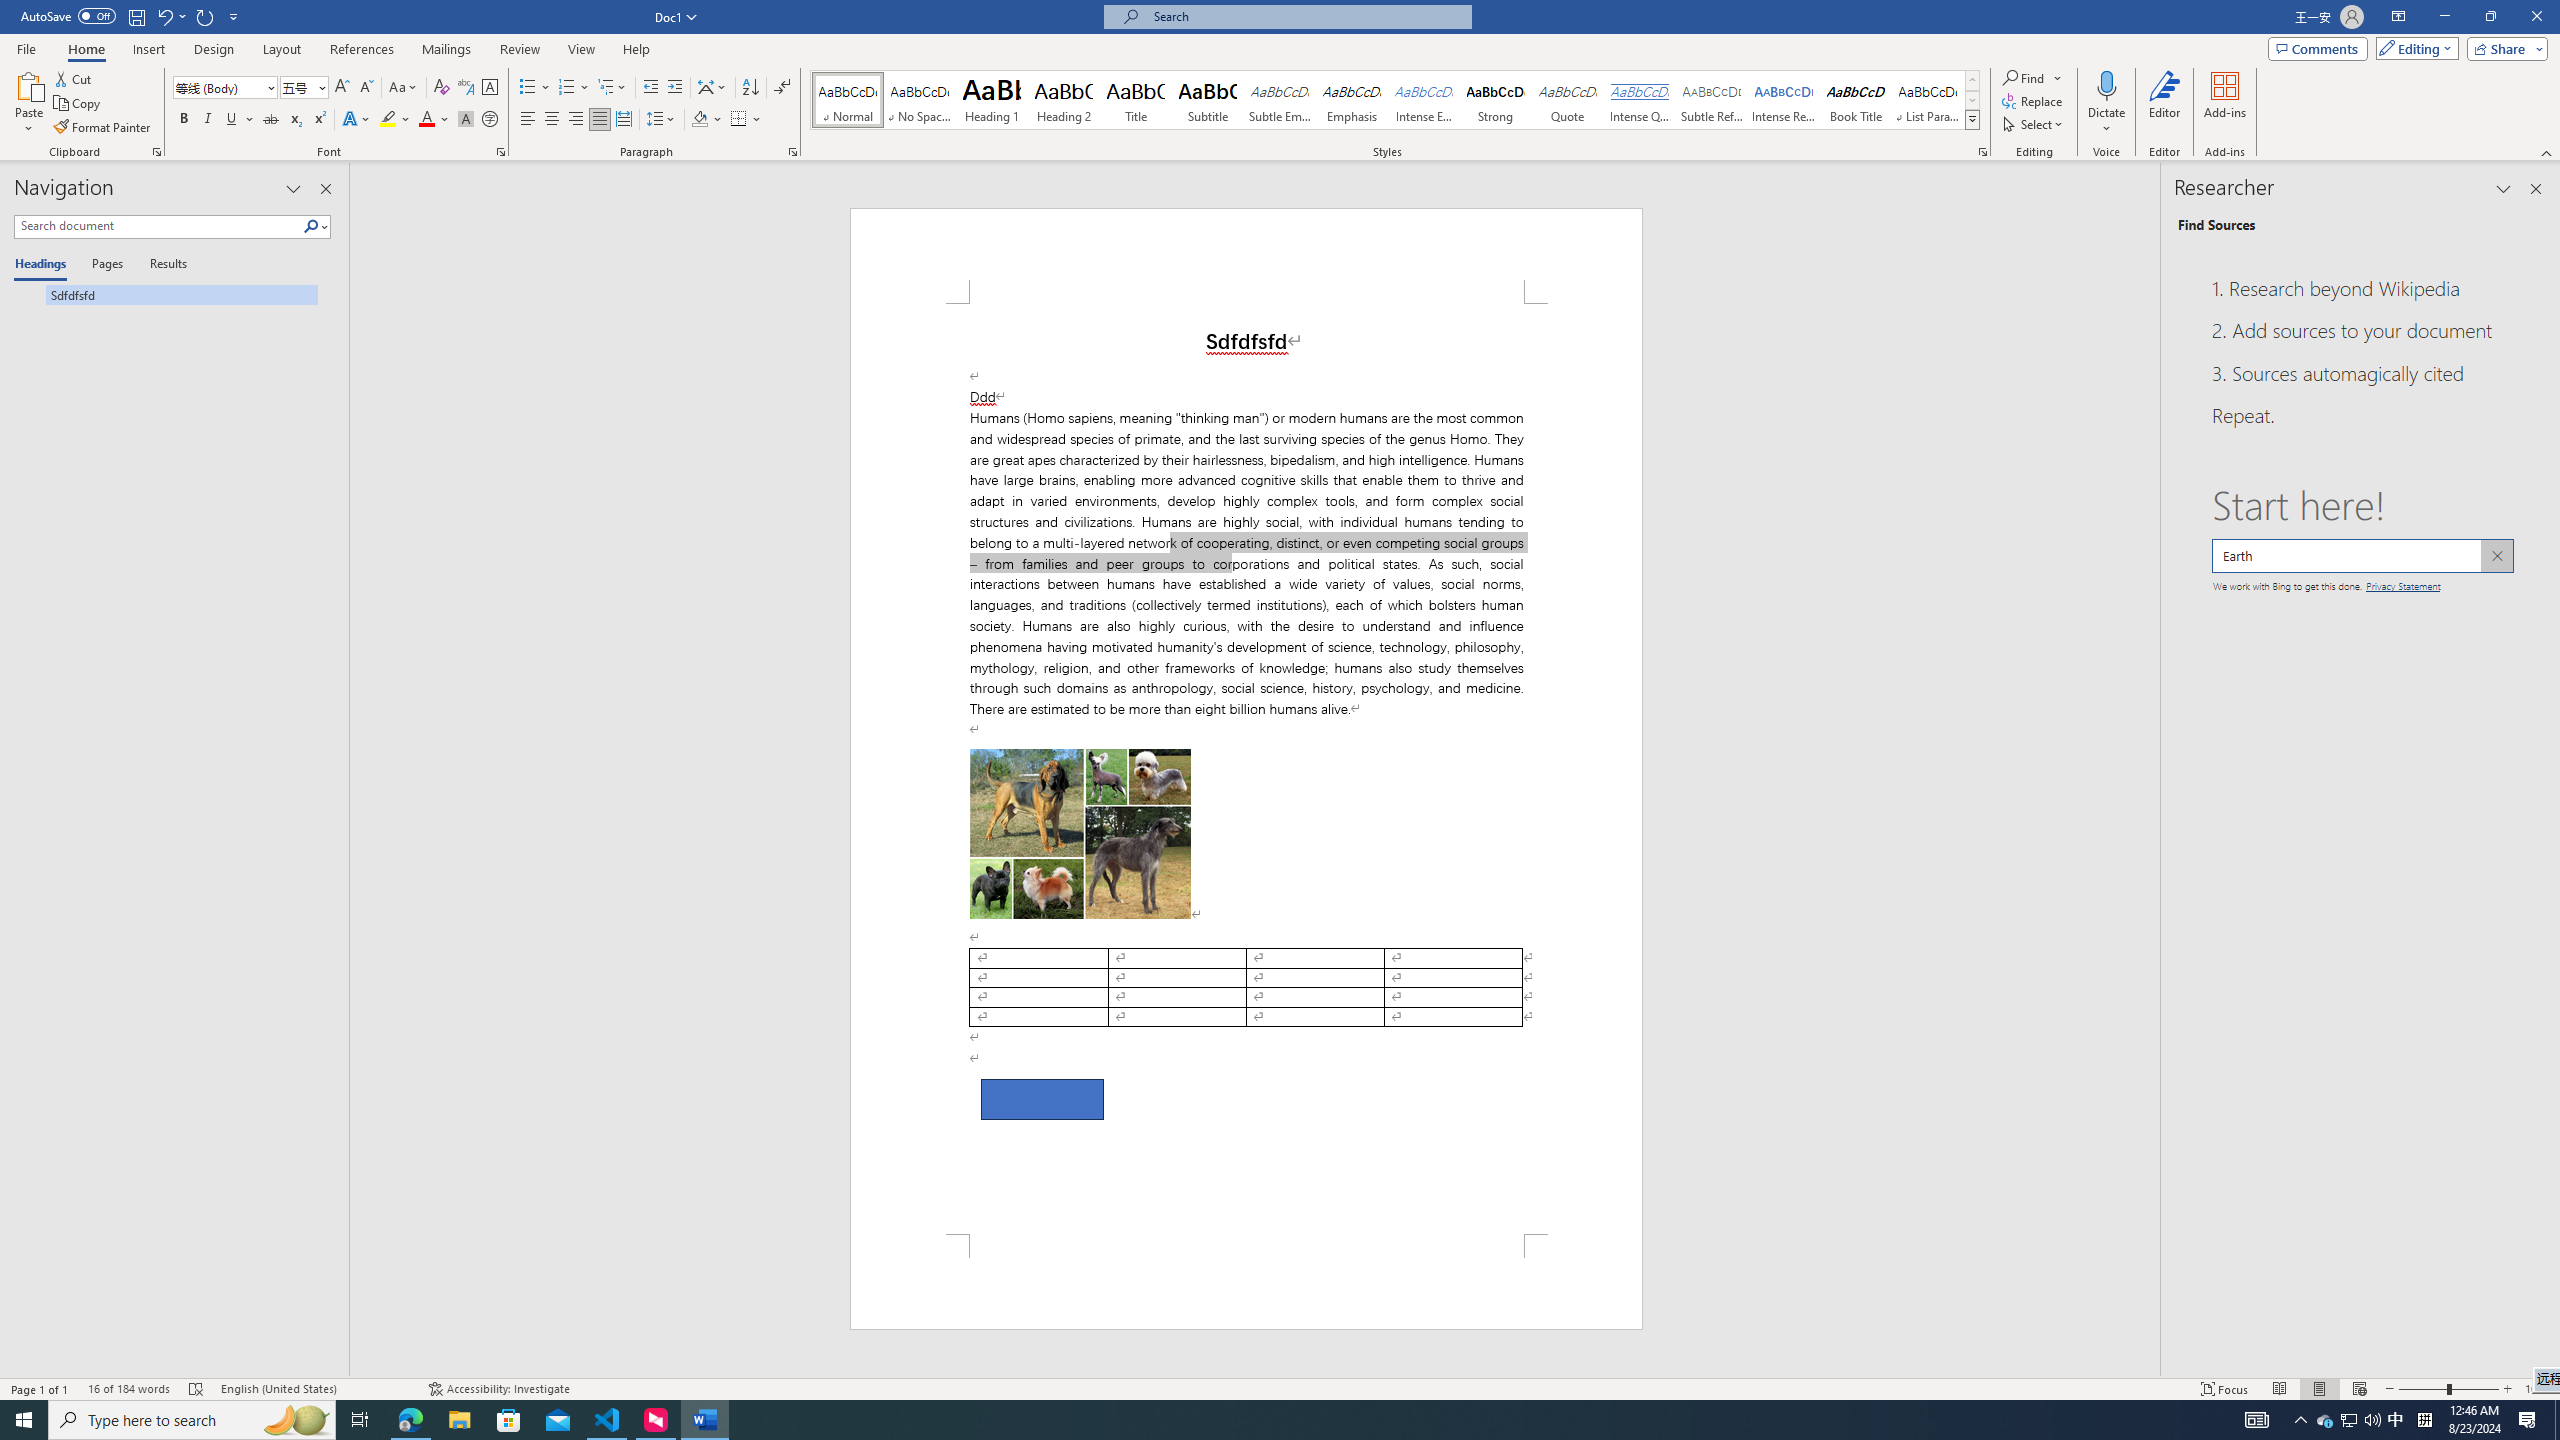 The height and width of the screenshot is (1440, 2560). What do you see at coordinates (239, 118) in the screenshot?
I see `'Underline'` at bounding box center [239, 118].